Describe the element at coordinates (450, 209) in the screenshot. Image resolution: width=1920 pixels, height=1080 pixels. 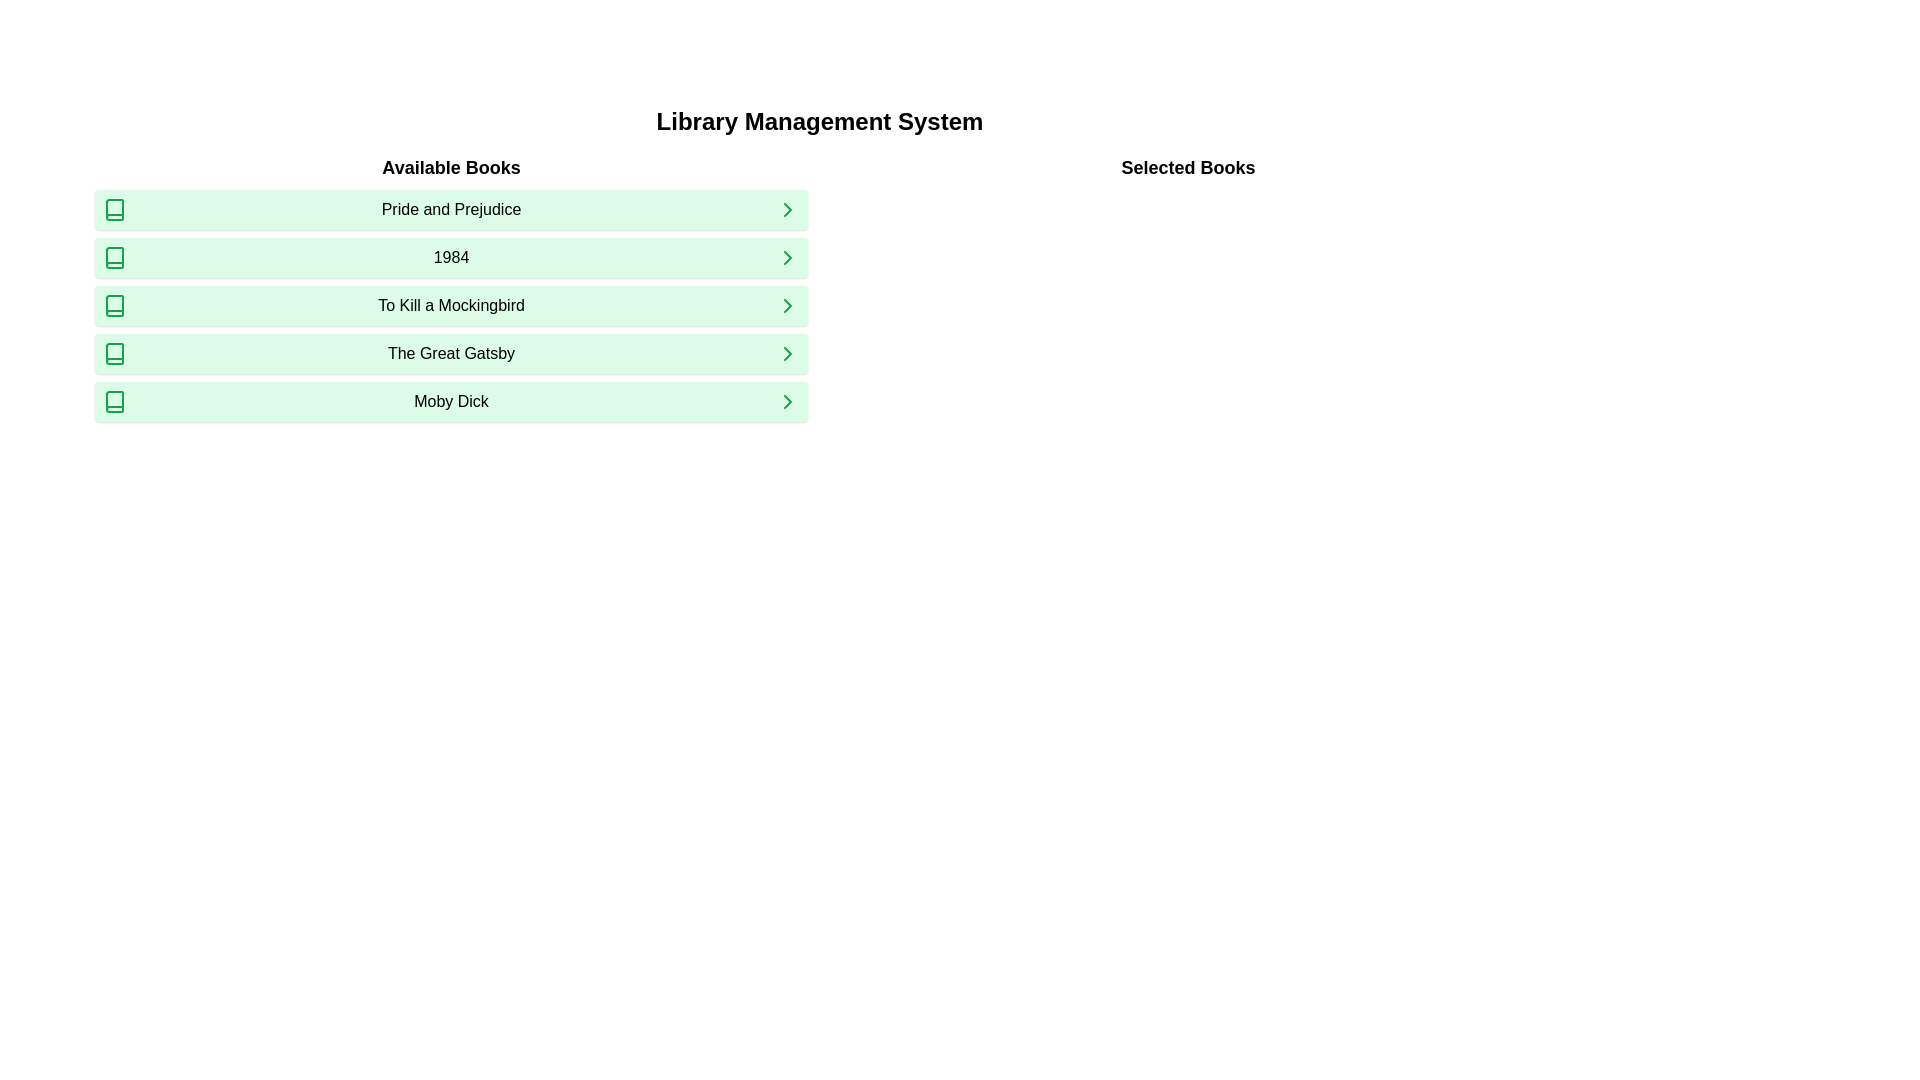
I see `the text label 'Pride and Prejudice' which is the first entry in the 'Available Books' list, positioned between a green book icon and a green right arrow, with a light green background` at that location.